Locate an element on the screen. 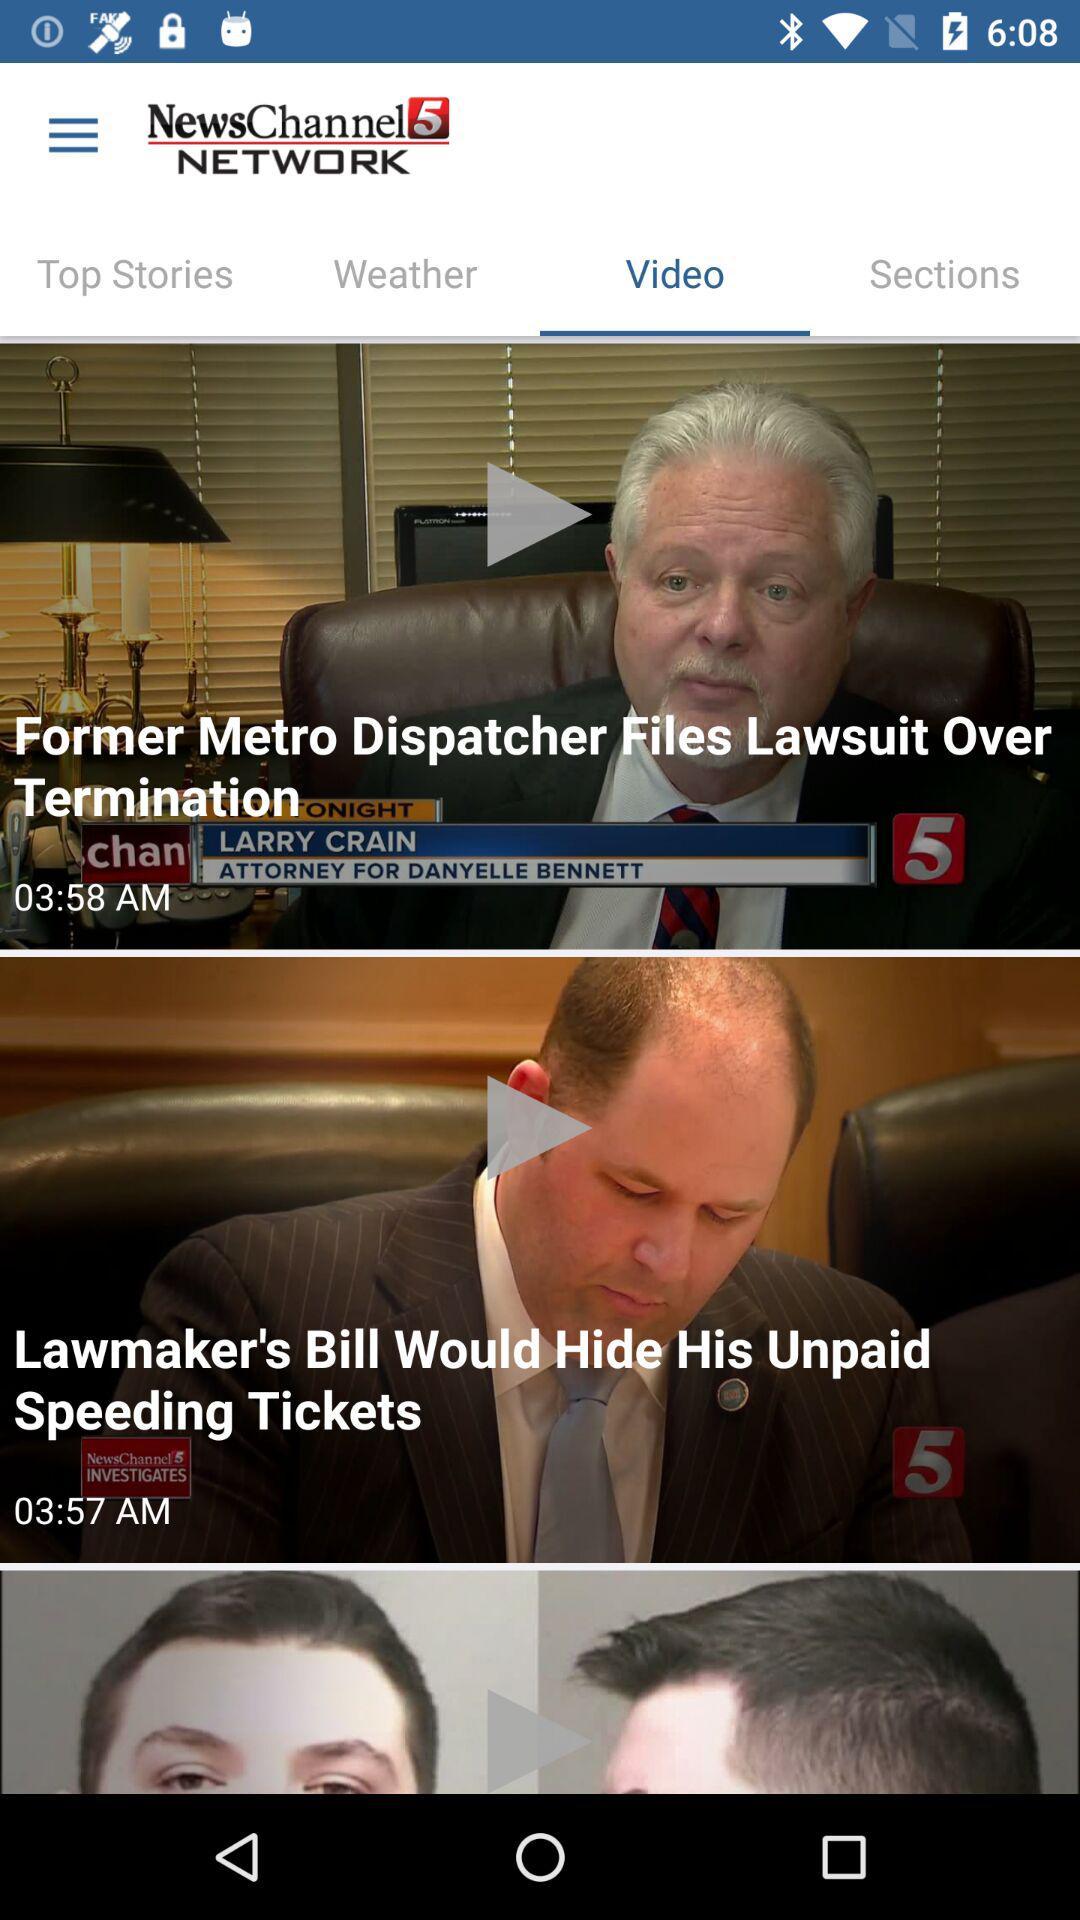 The image size is (1080, 1920). bottom video is located at coordinates (540, 1681).